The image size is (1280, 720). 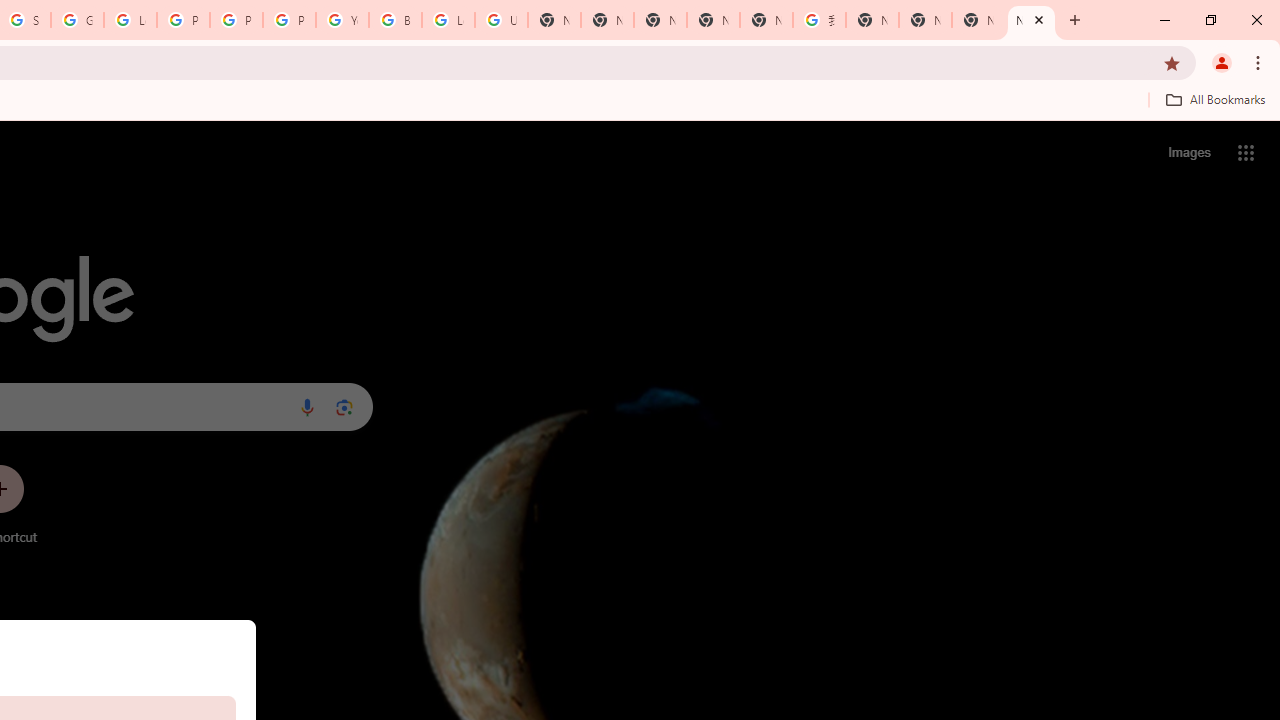 What do you see at coordinates (1031, 20) in the screenshot?
I see `'New Tab'` at bounding box center [1031, 20].